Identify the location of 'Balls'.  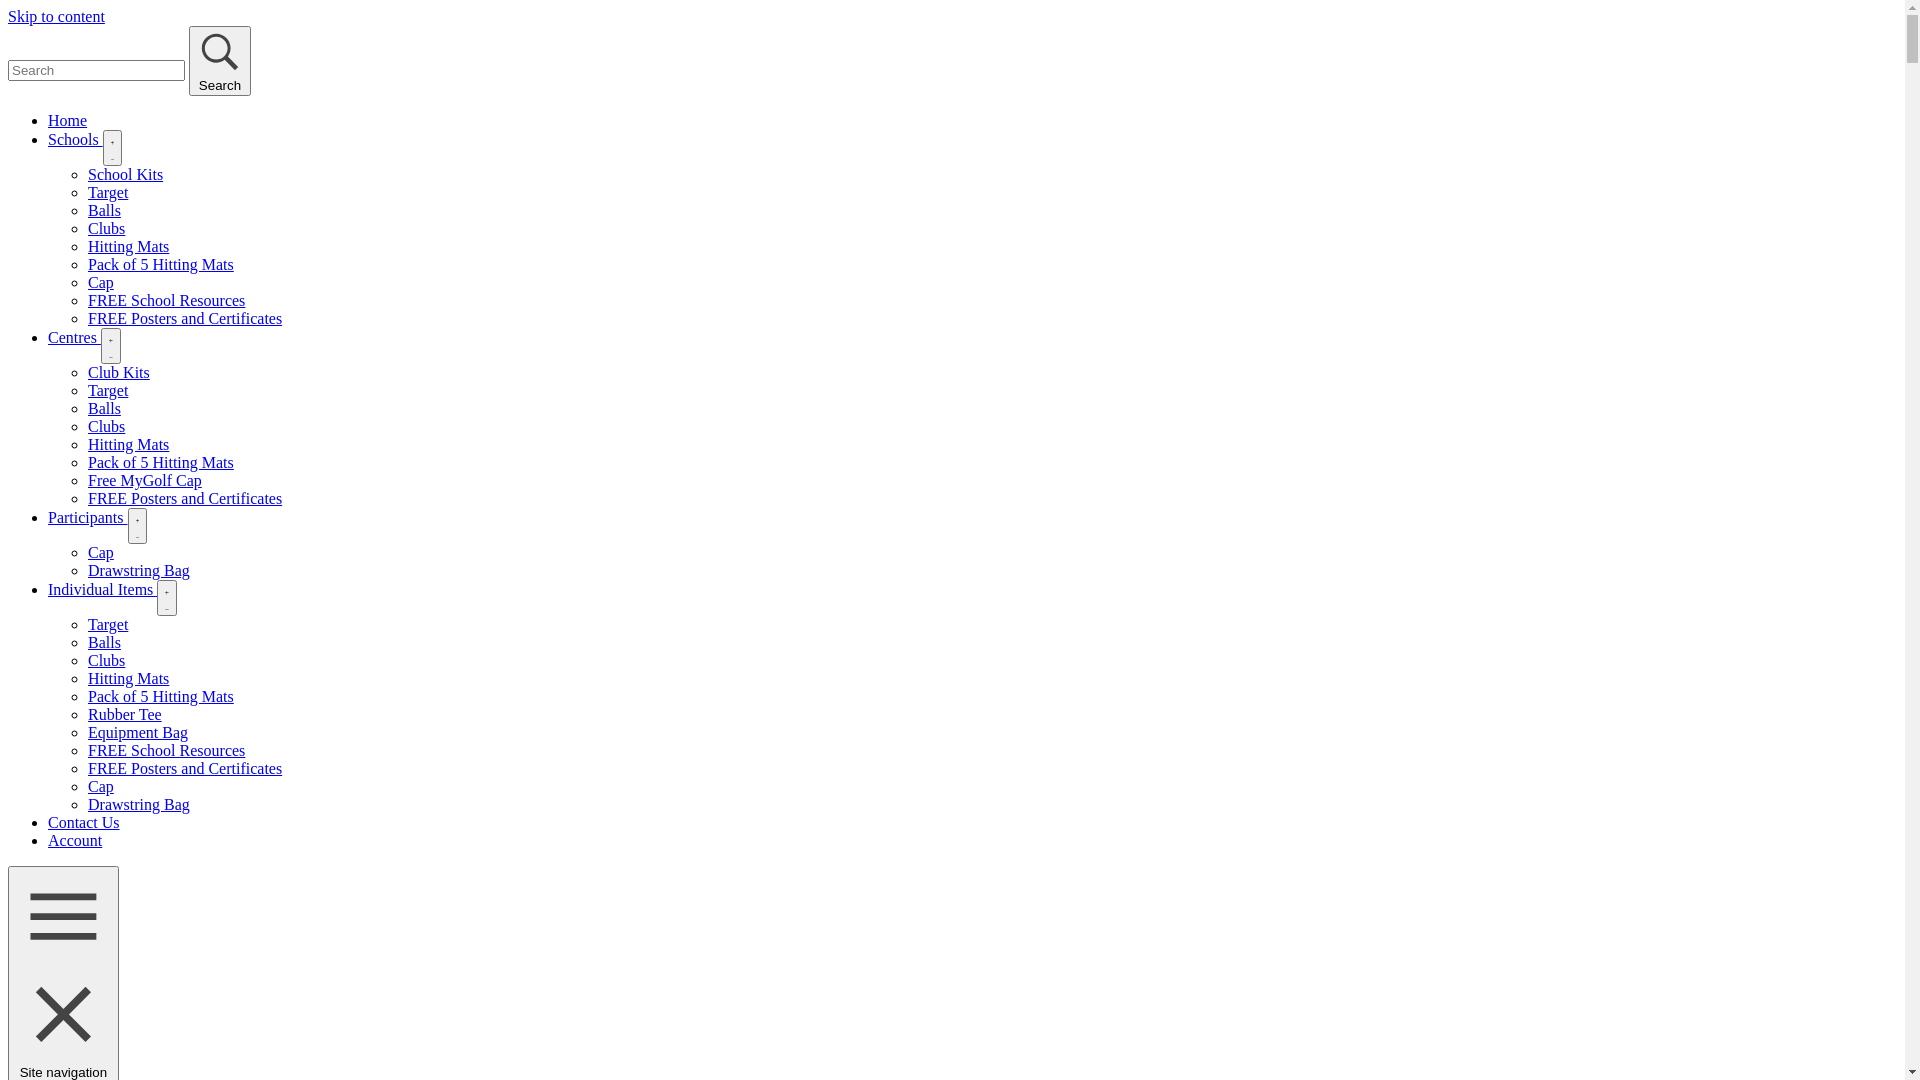
(103, 642).